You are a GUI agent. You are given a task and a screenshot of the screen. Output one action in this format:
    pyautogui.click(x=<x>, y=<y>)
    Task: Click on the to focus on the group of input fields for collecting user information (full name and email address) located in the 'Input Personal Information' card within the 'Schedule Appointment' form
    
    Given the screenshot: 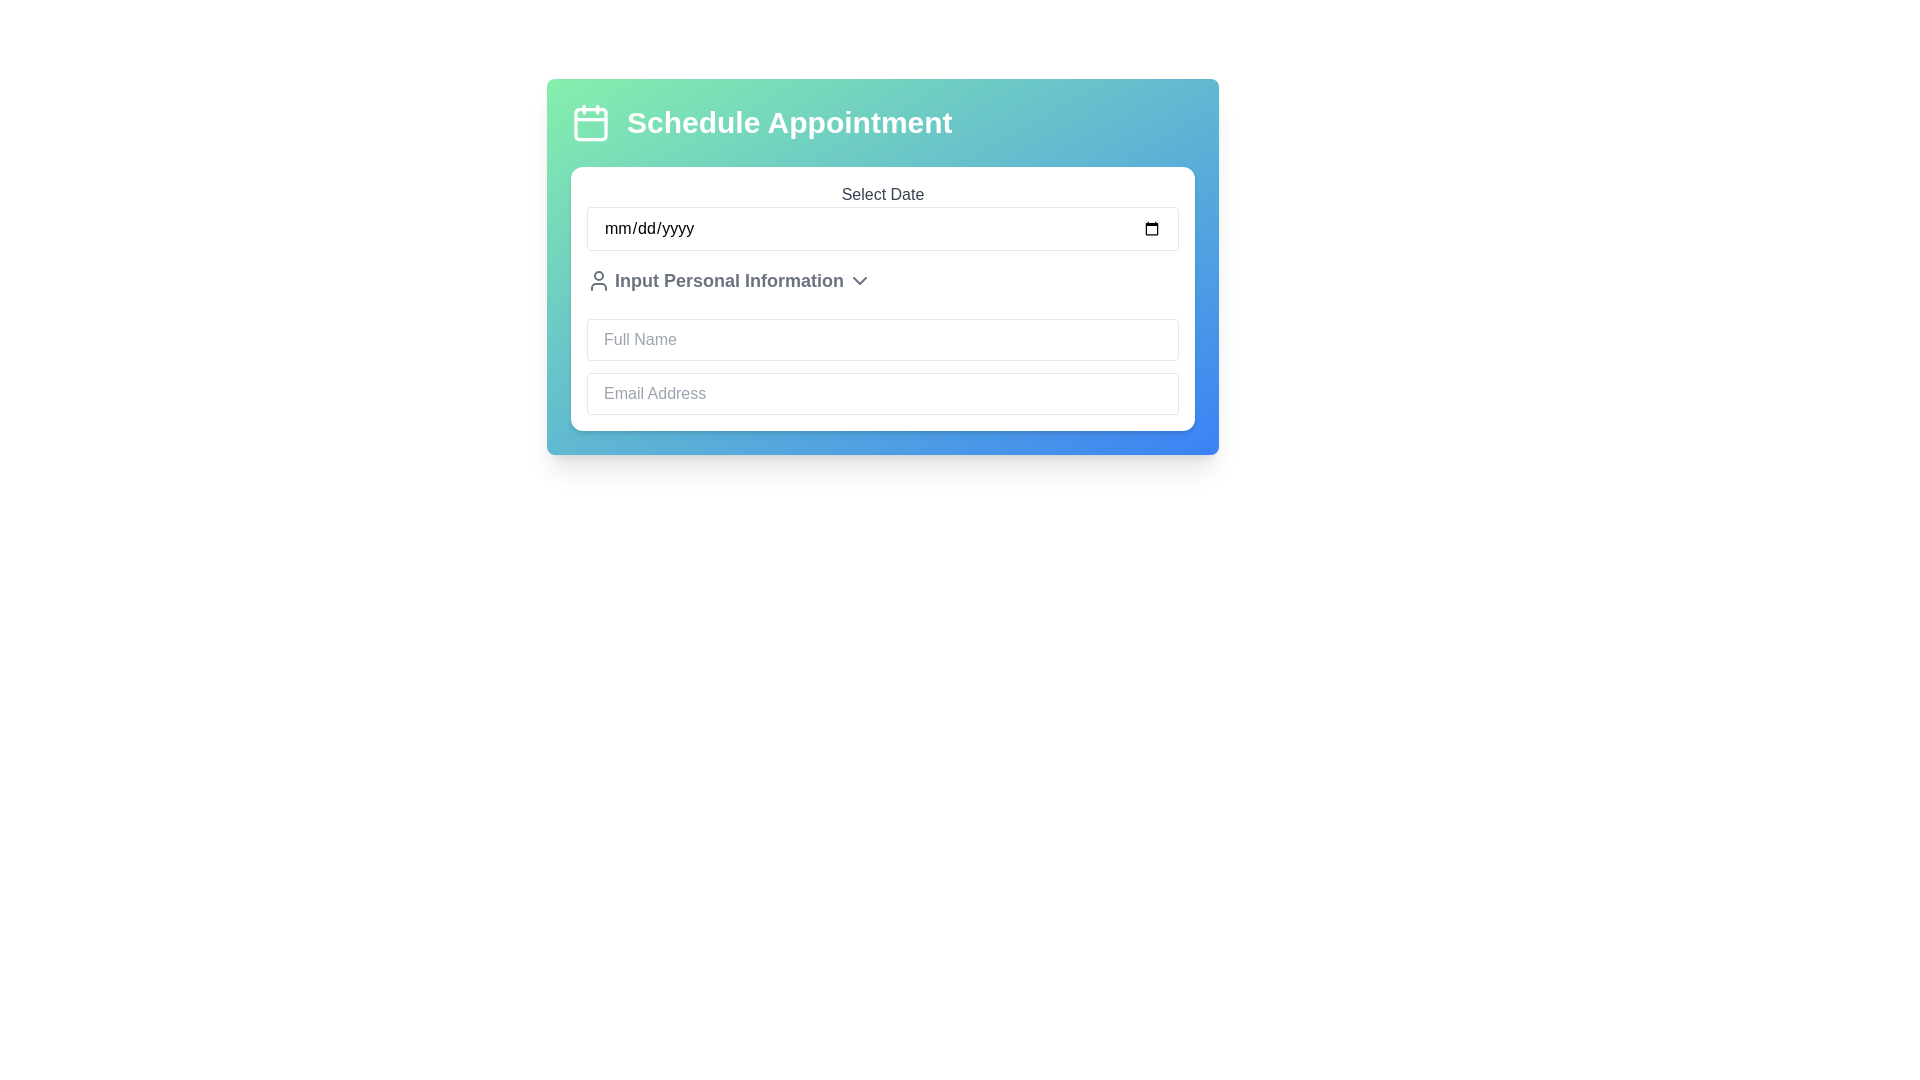 What is the action you would take?
    pyautogui.click(x=882, y=366)
    